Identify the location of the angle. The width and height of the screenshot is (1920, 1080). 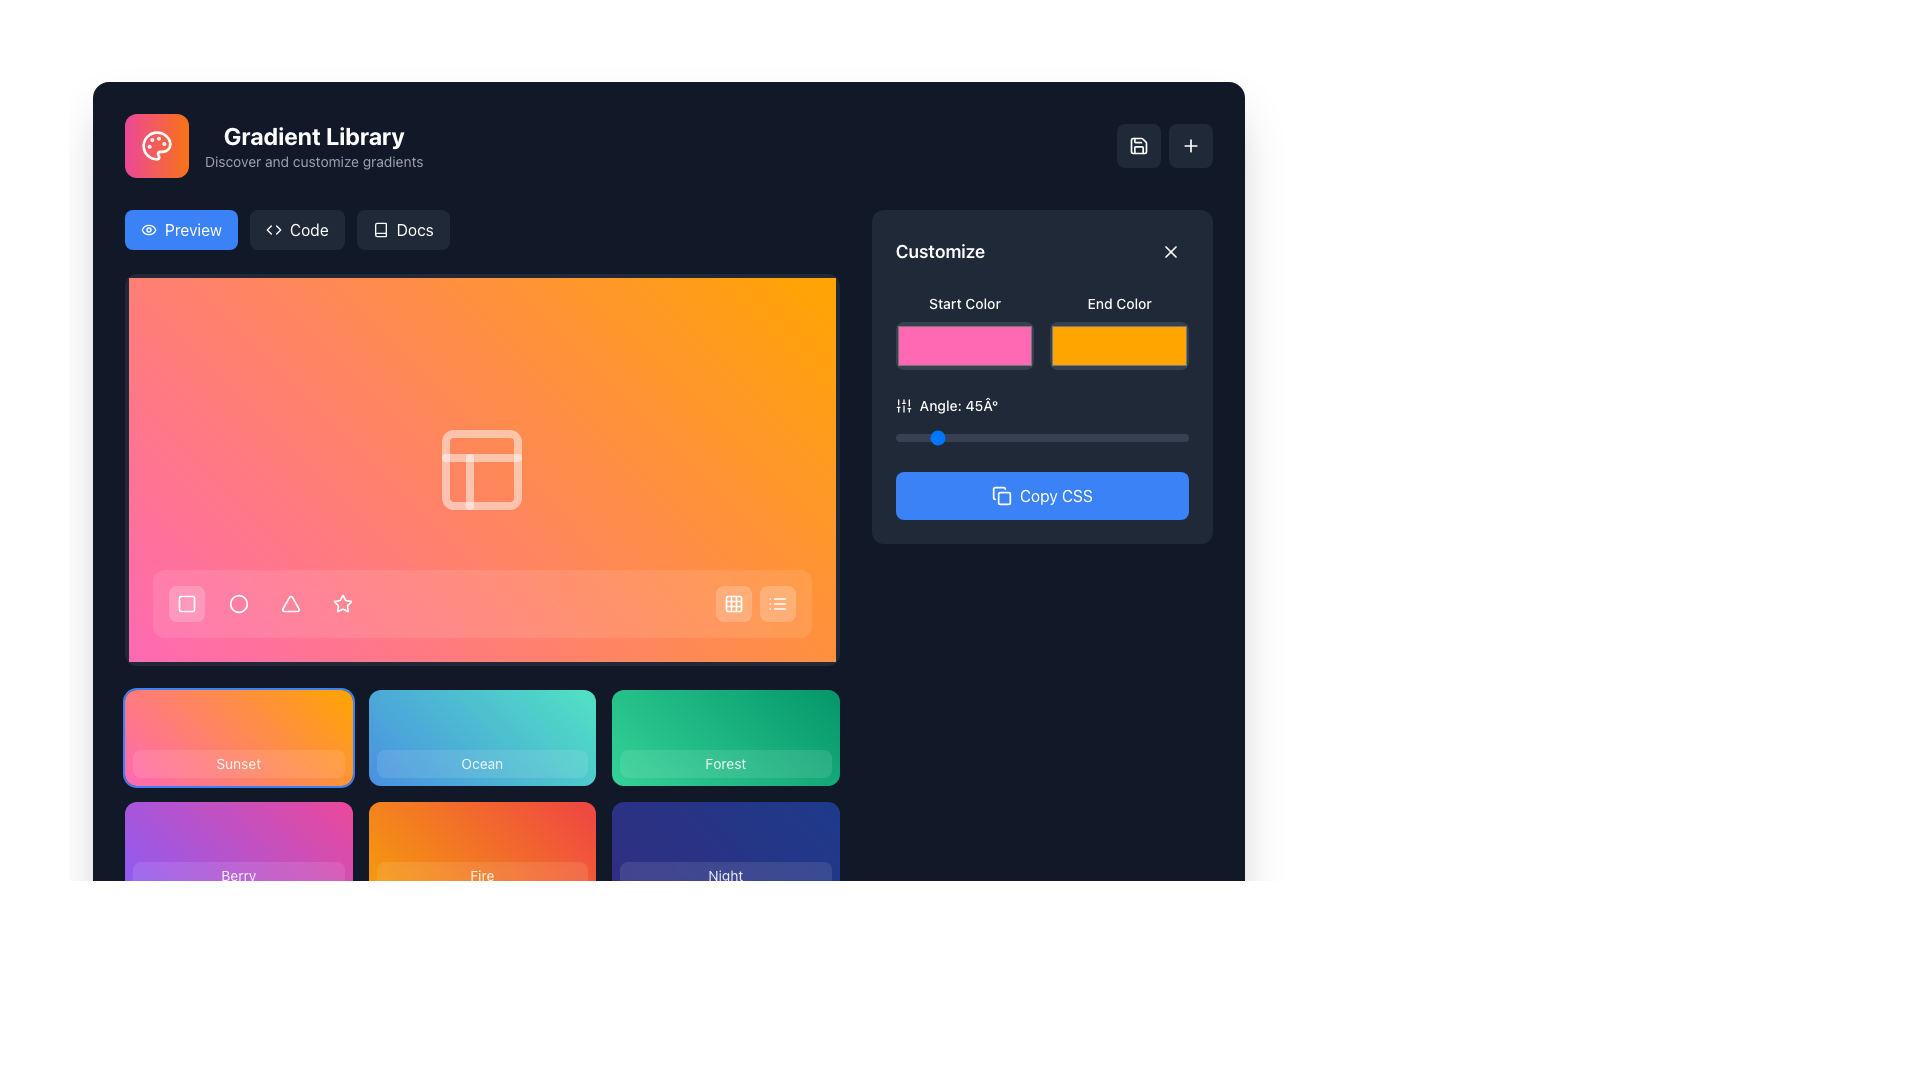
(1030, 437).